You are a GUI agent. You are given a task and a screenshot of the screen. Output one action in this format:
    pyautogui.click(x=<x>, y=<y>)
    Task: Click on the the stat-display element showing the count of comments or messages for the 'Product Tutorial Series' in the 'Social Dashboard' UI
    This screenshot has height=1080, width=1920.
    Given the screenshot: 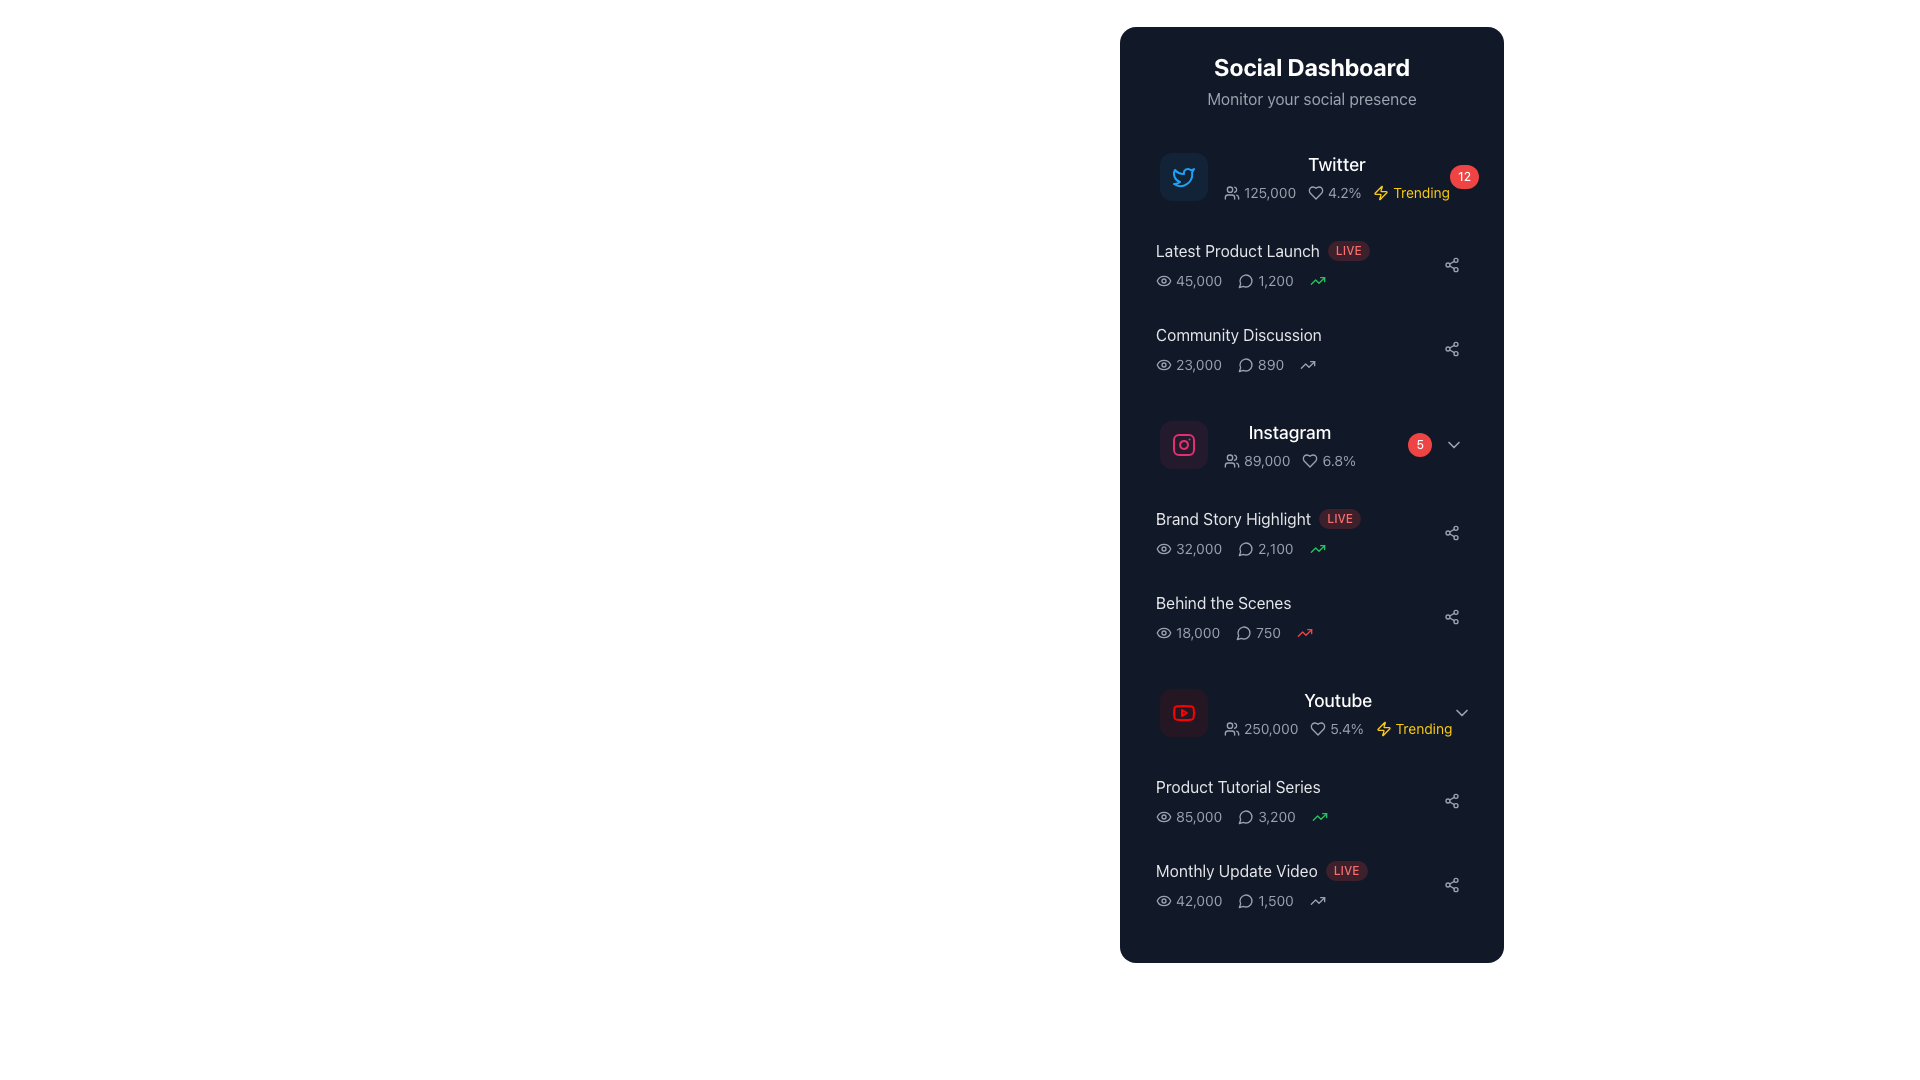 What is the action you would take?
    pyautogui.click(x=1266, y=817)
    